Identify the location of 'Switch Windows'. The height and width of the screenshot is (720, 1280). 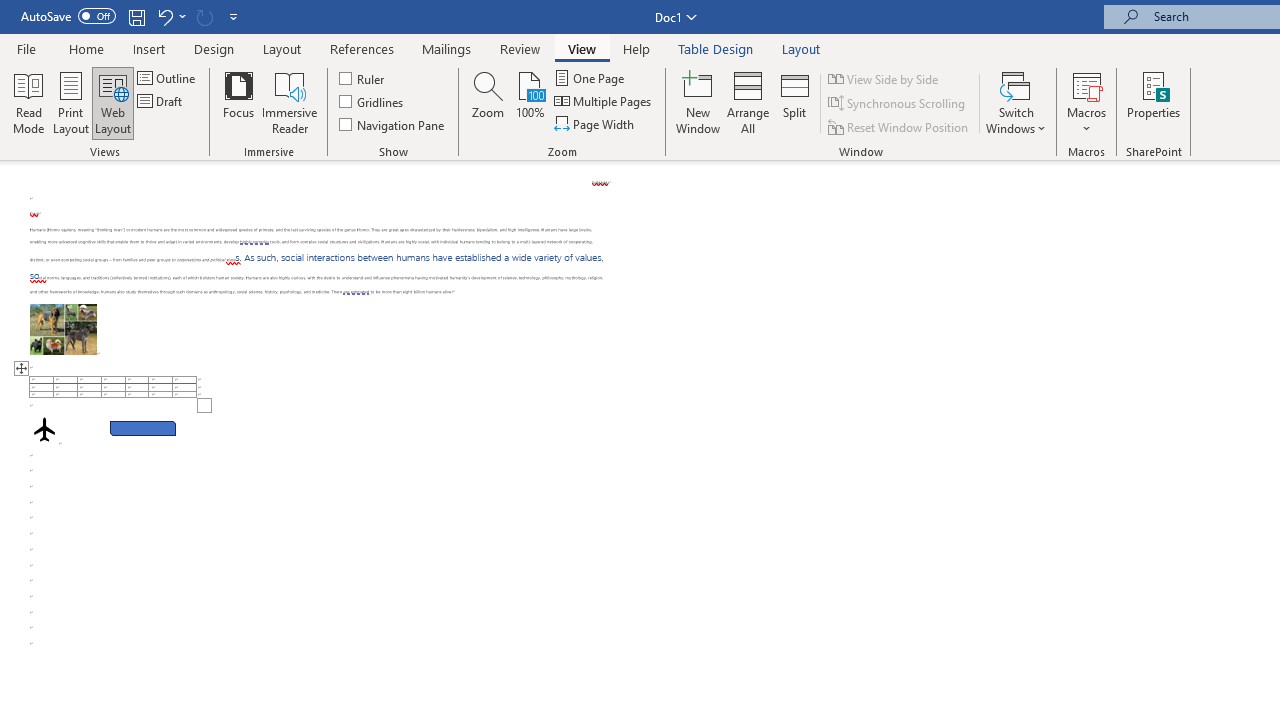
(1016, 103).